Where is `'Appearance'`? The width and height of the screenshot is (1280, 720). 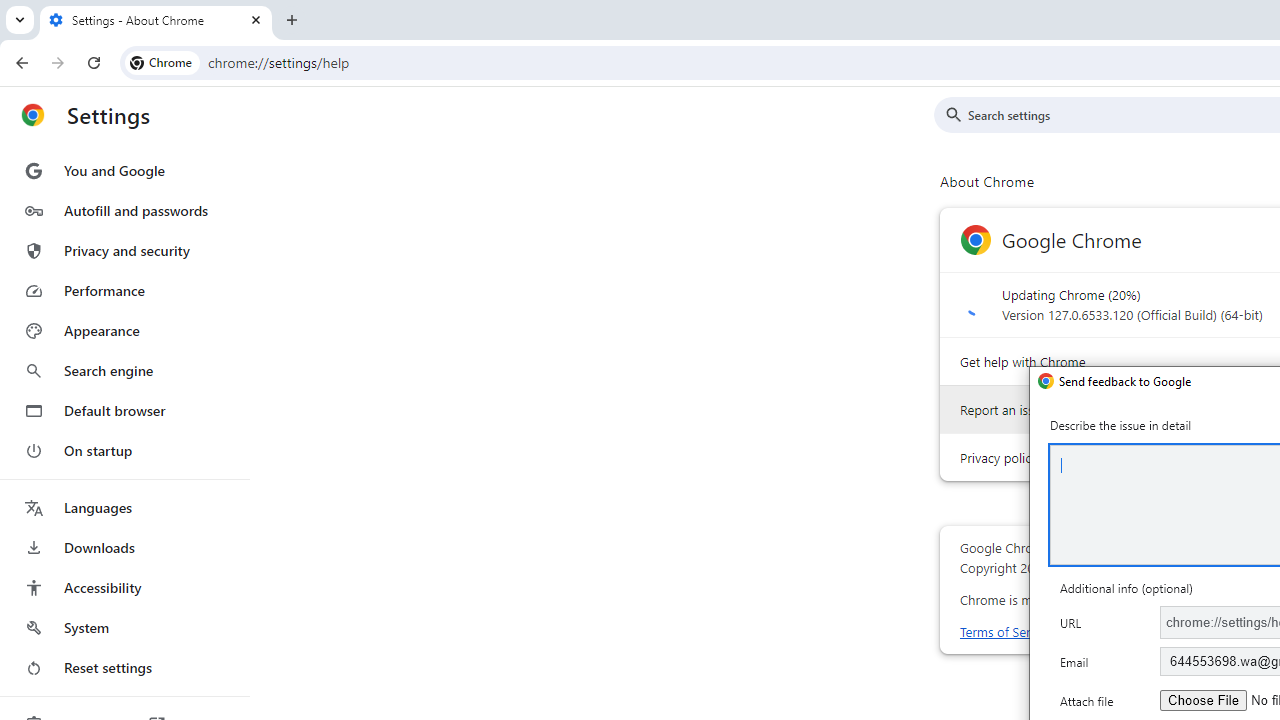 'Appearance' is located at coordinates (123, 330).